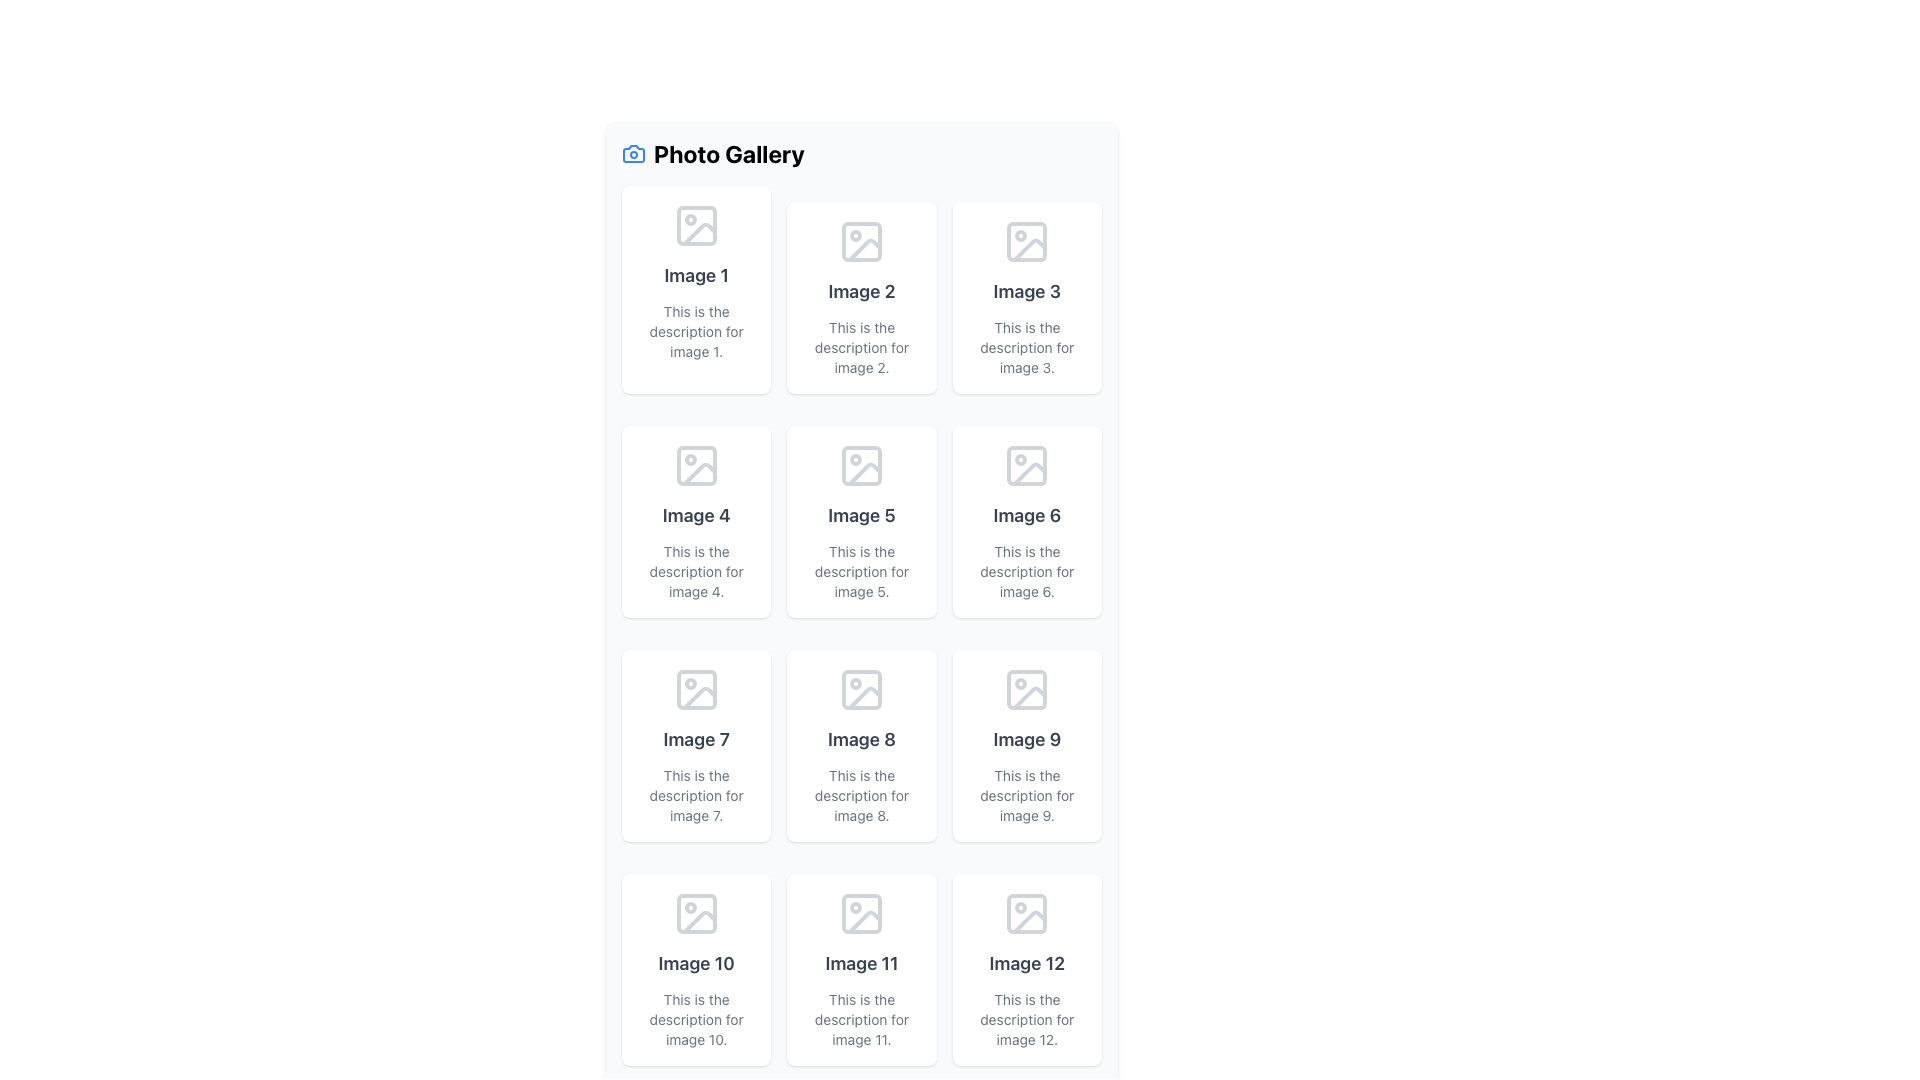  What do you see at coordinates (862, 346) in the screenshot?
I see `the descriptive text label located below the title 'Image 2' in the second column of the first row in the photo gallery` at bounding box center [862, 346].